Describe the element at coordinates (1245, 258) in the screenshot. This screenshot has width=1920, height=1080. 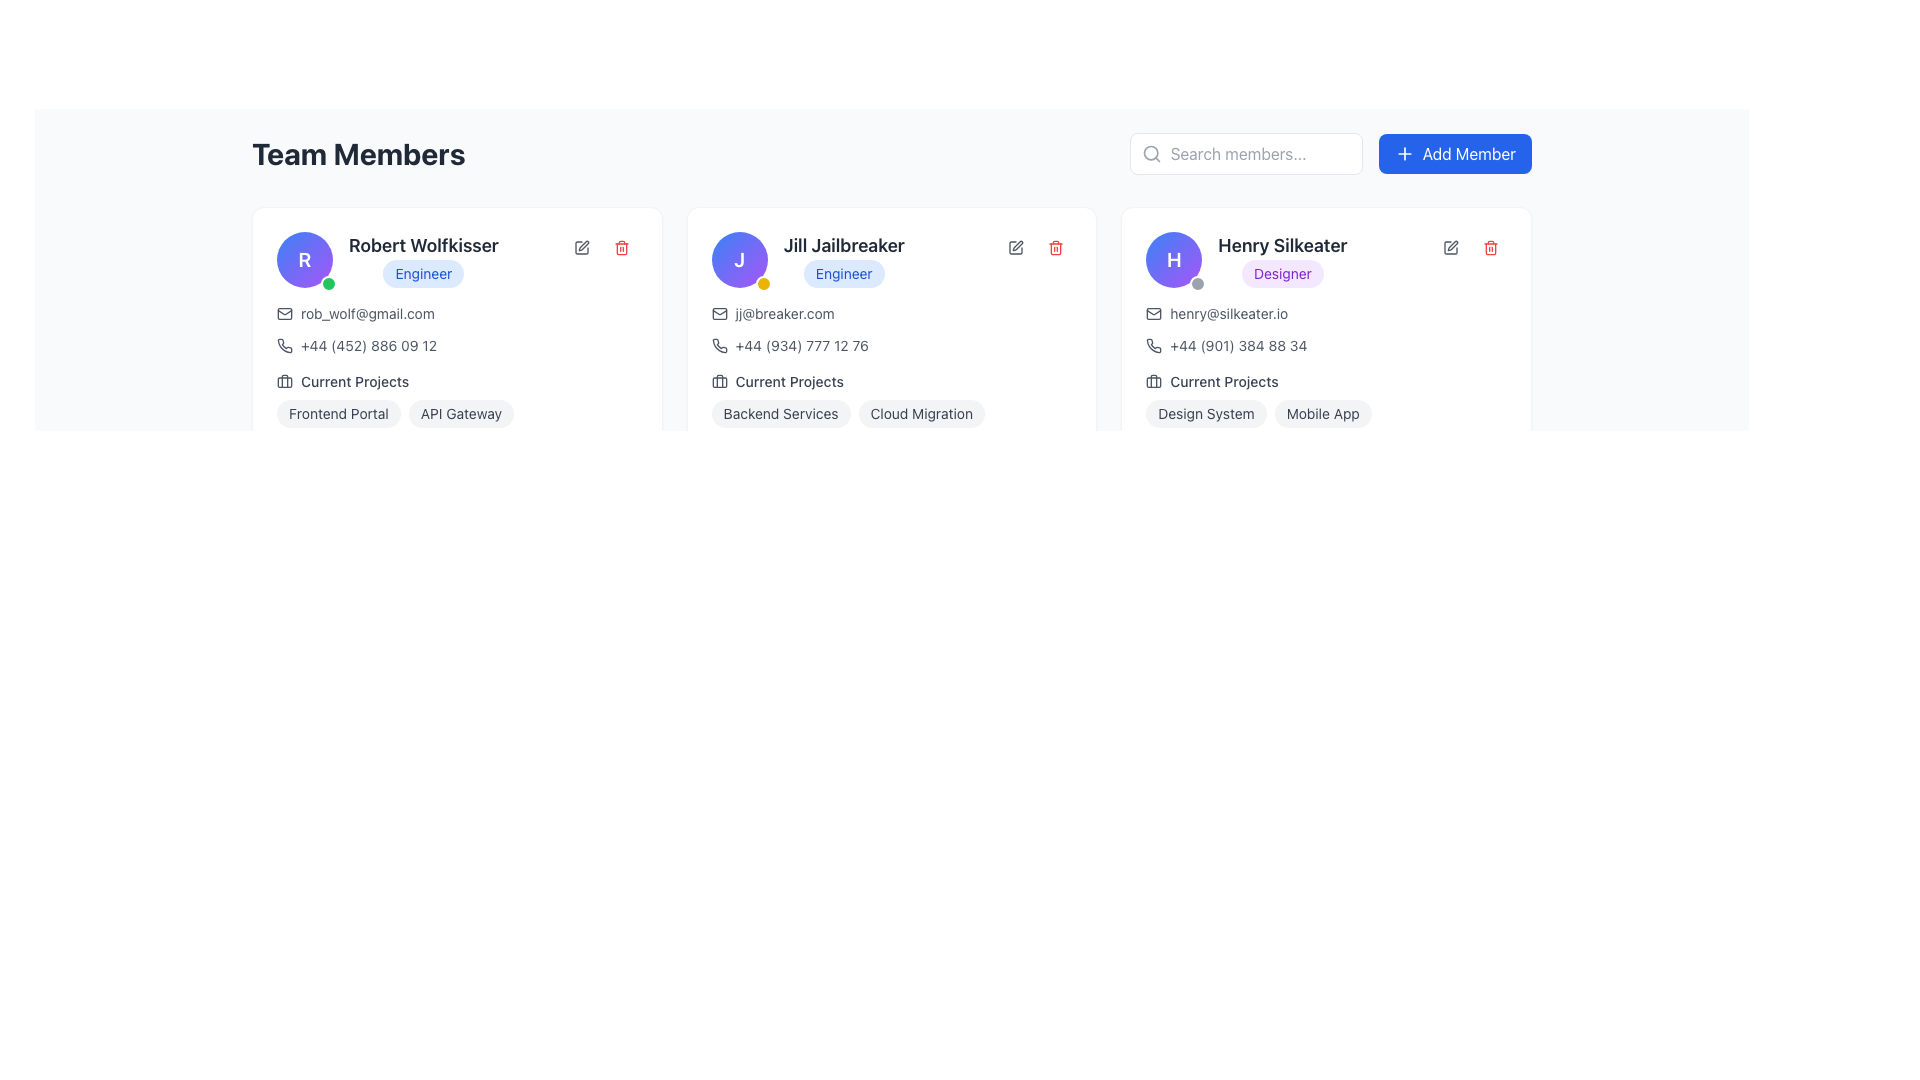
I see `the name section of the Profile header for the team member located at the top of the third column in the 'Team Members' layout` at that location.